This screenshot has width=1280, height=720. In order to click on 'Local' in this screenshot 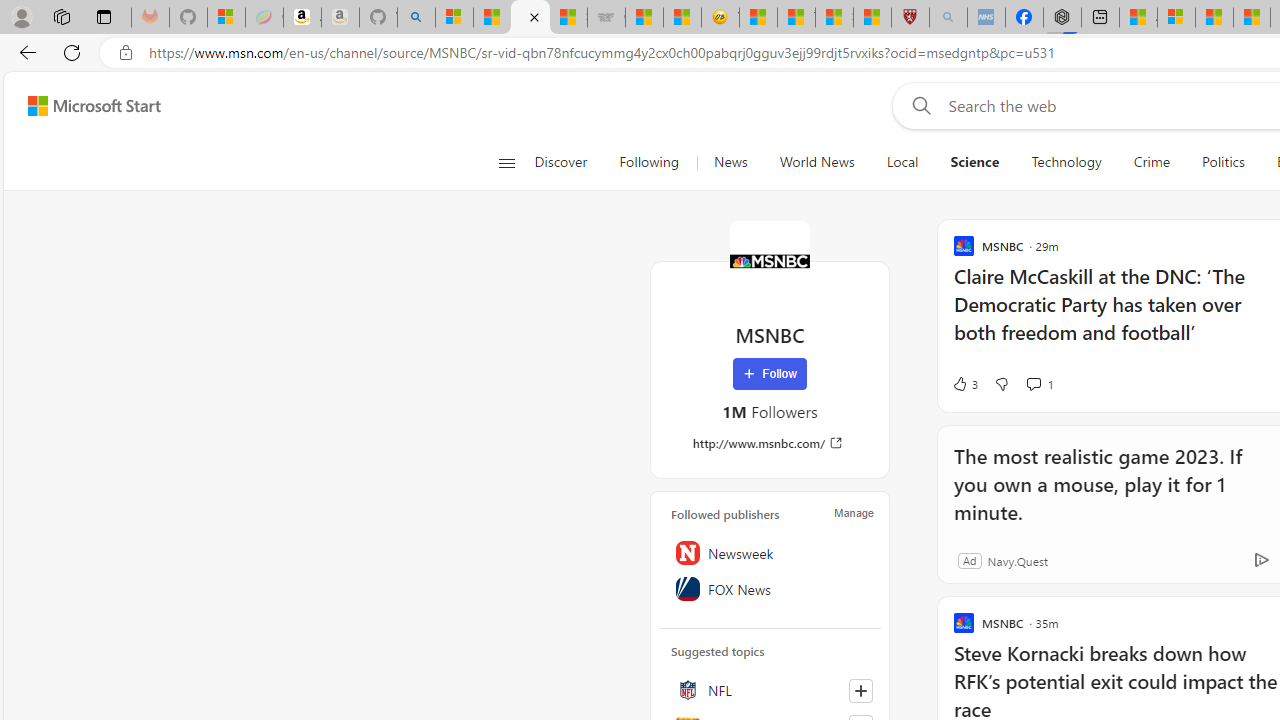, I will do `click(901, 162)`.